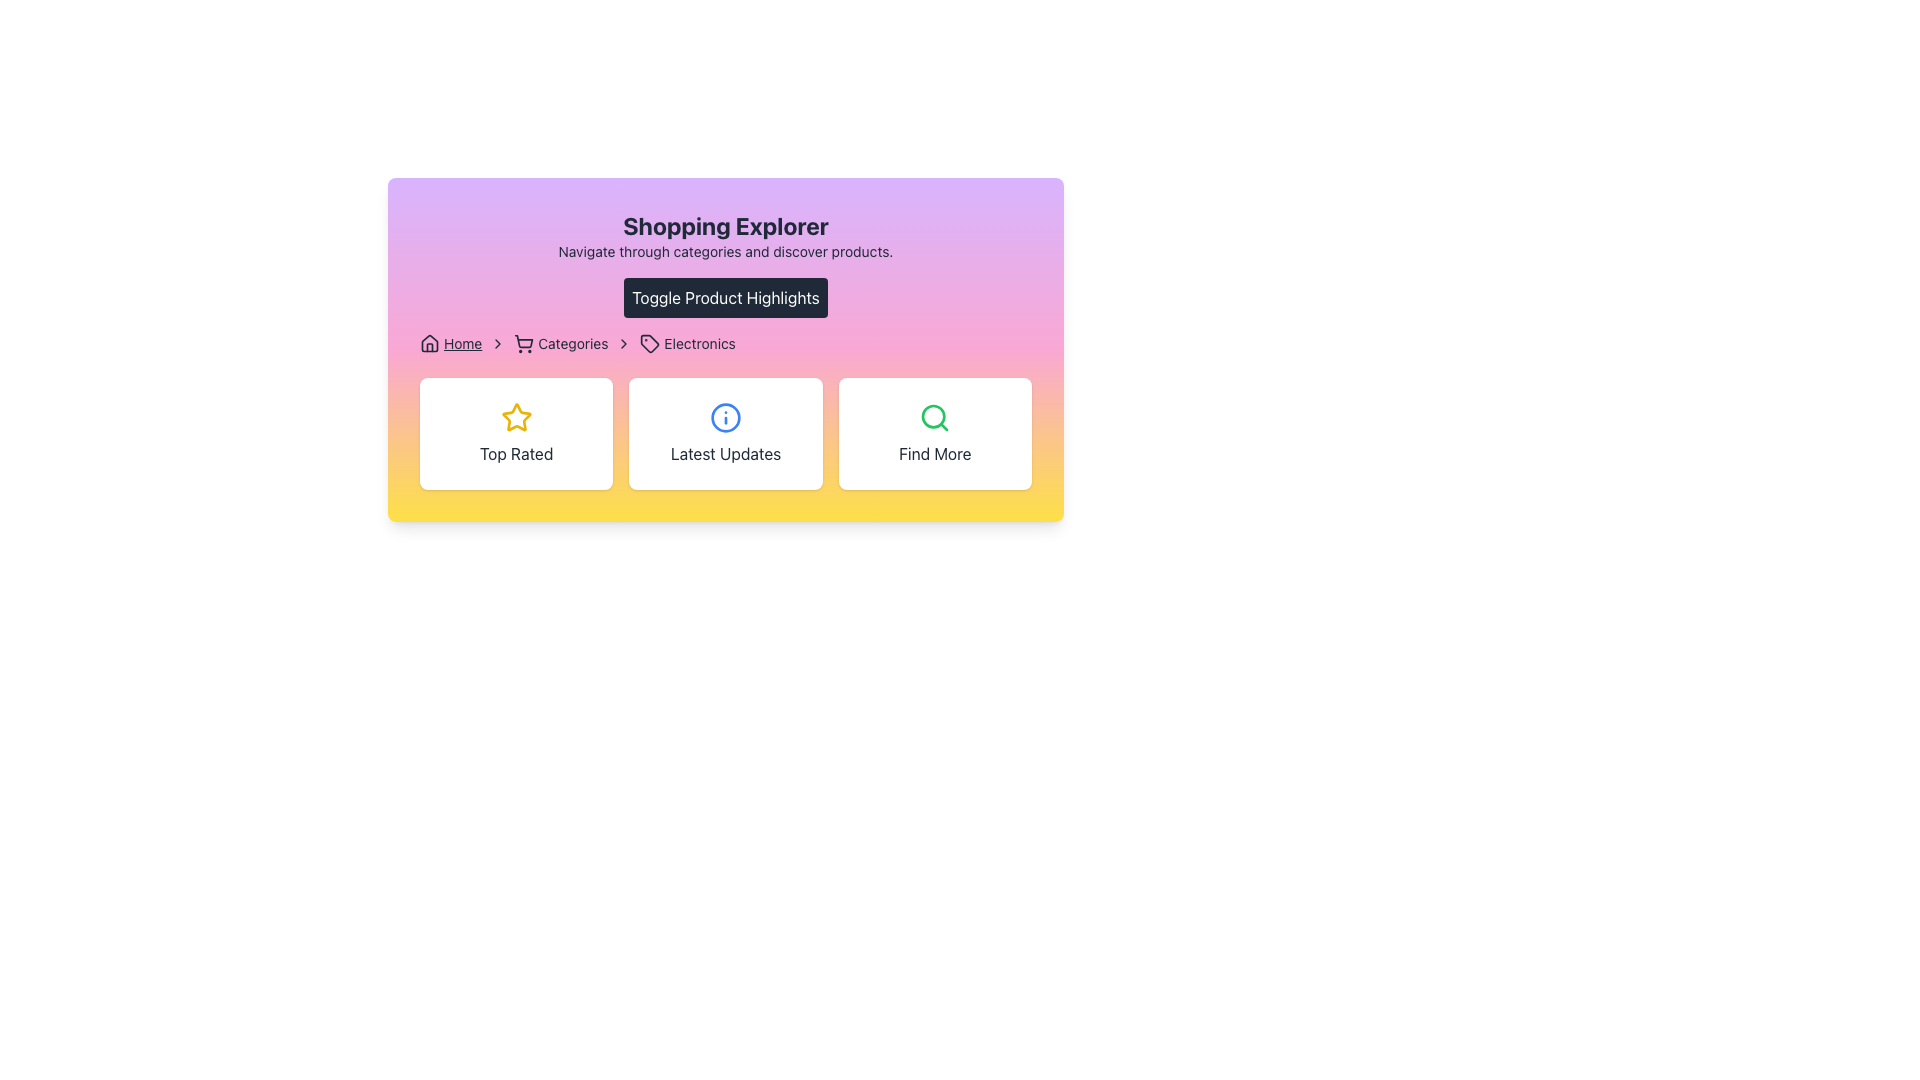  What do you see at coordinates (560, 342) in the screenshot?
I see `the 'Categories' text with shopping cart icon in the breadcrumb navigation` at bounding box center [560, 342].